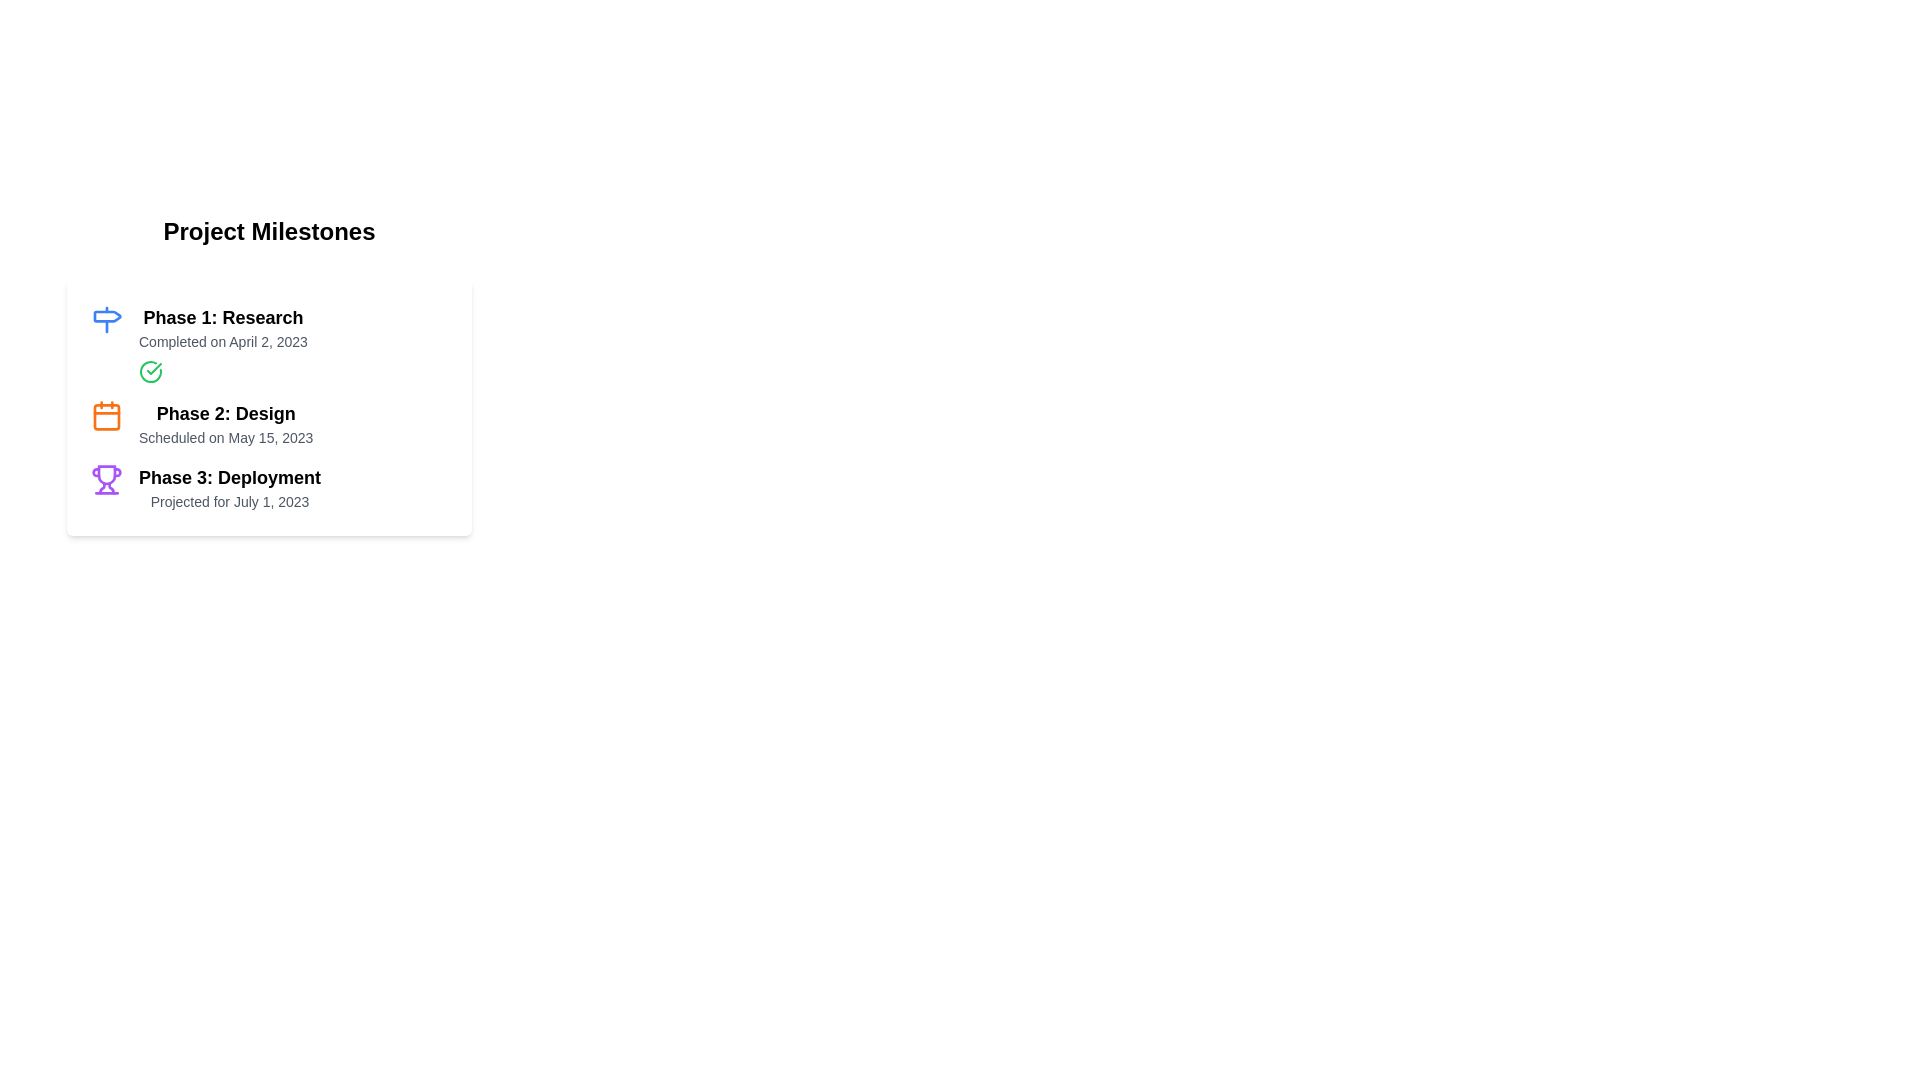  I want to click on the icon representing the milestone for 'Phase 1: Research' in the 'Project Milestones' section, which is located in the first row and aligned to the left, so click(105, 319).